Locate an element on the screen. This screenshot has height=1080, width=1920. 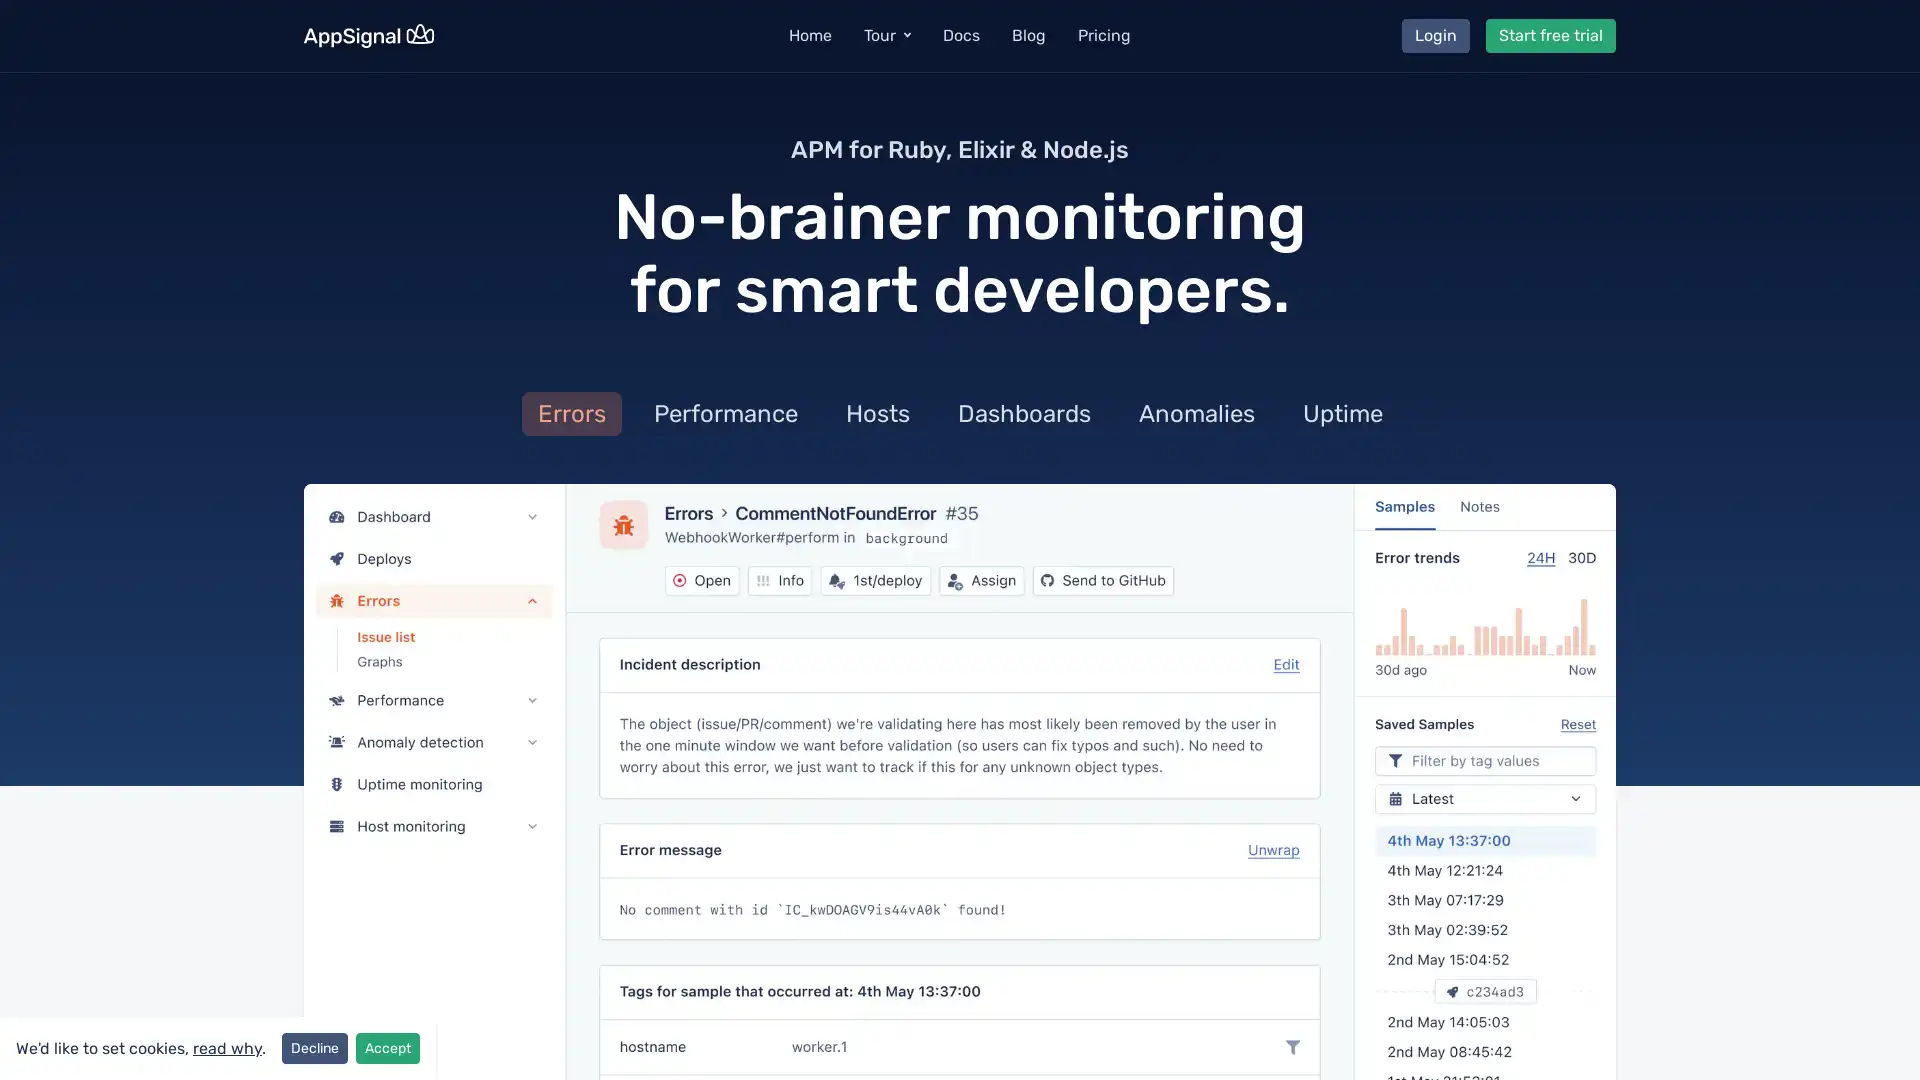
Errors is located at coordinates (570, 411).